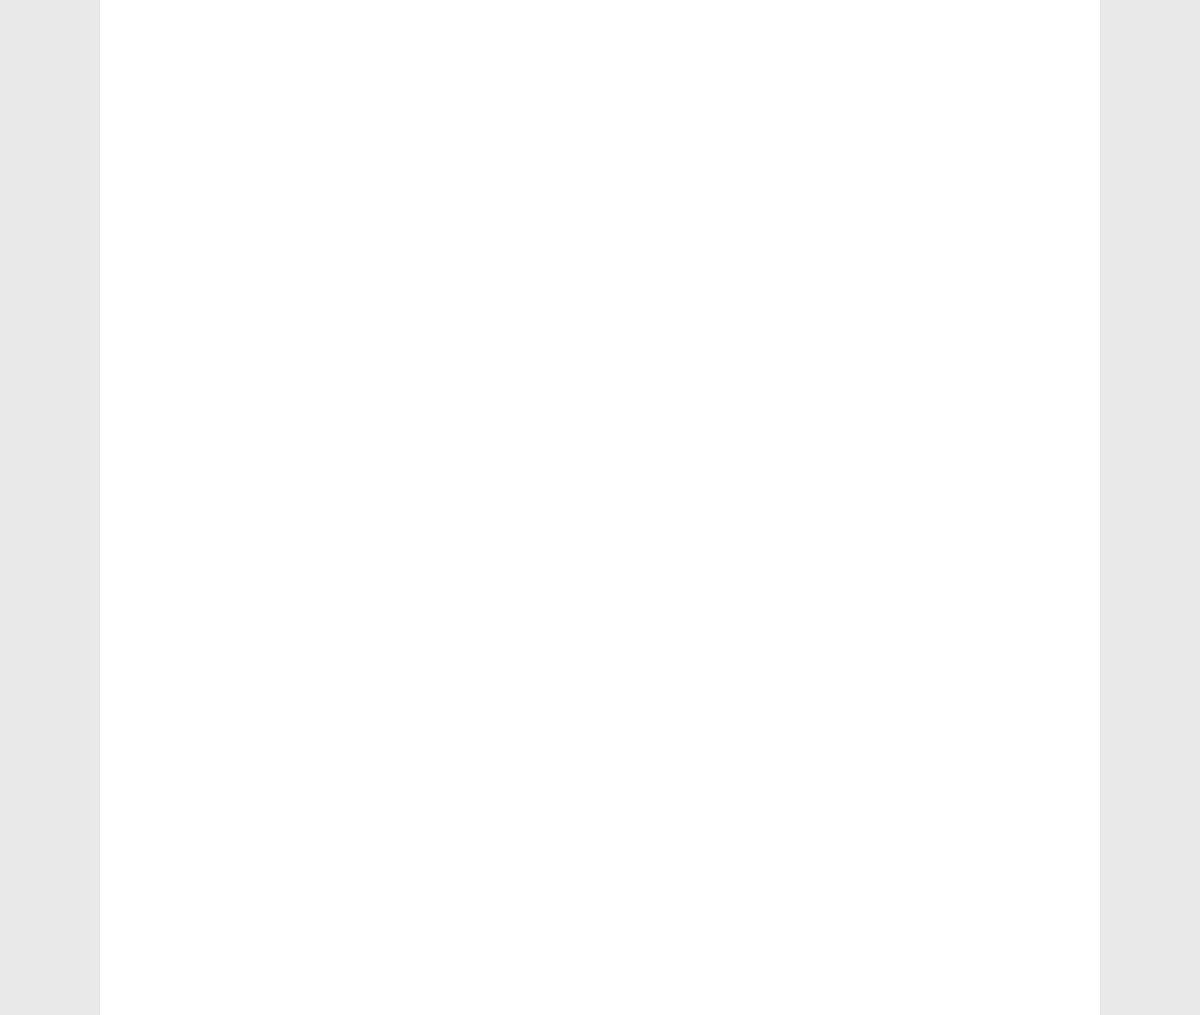 This screenshot has height=1015, width=1200. What do you see at coordinates (866, 233) in the screenshot?
I see `'1. Vowel There are 11 vowels in Hindi language.  1. Mool Vowels अ, इ, उ, ओ 2. Joint Vowels आ = अ + अ ऐ = अ + इ औ = अ + उ 2. Constant  क = कम...'` at bounding box center [866, 233].